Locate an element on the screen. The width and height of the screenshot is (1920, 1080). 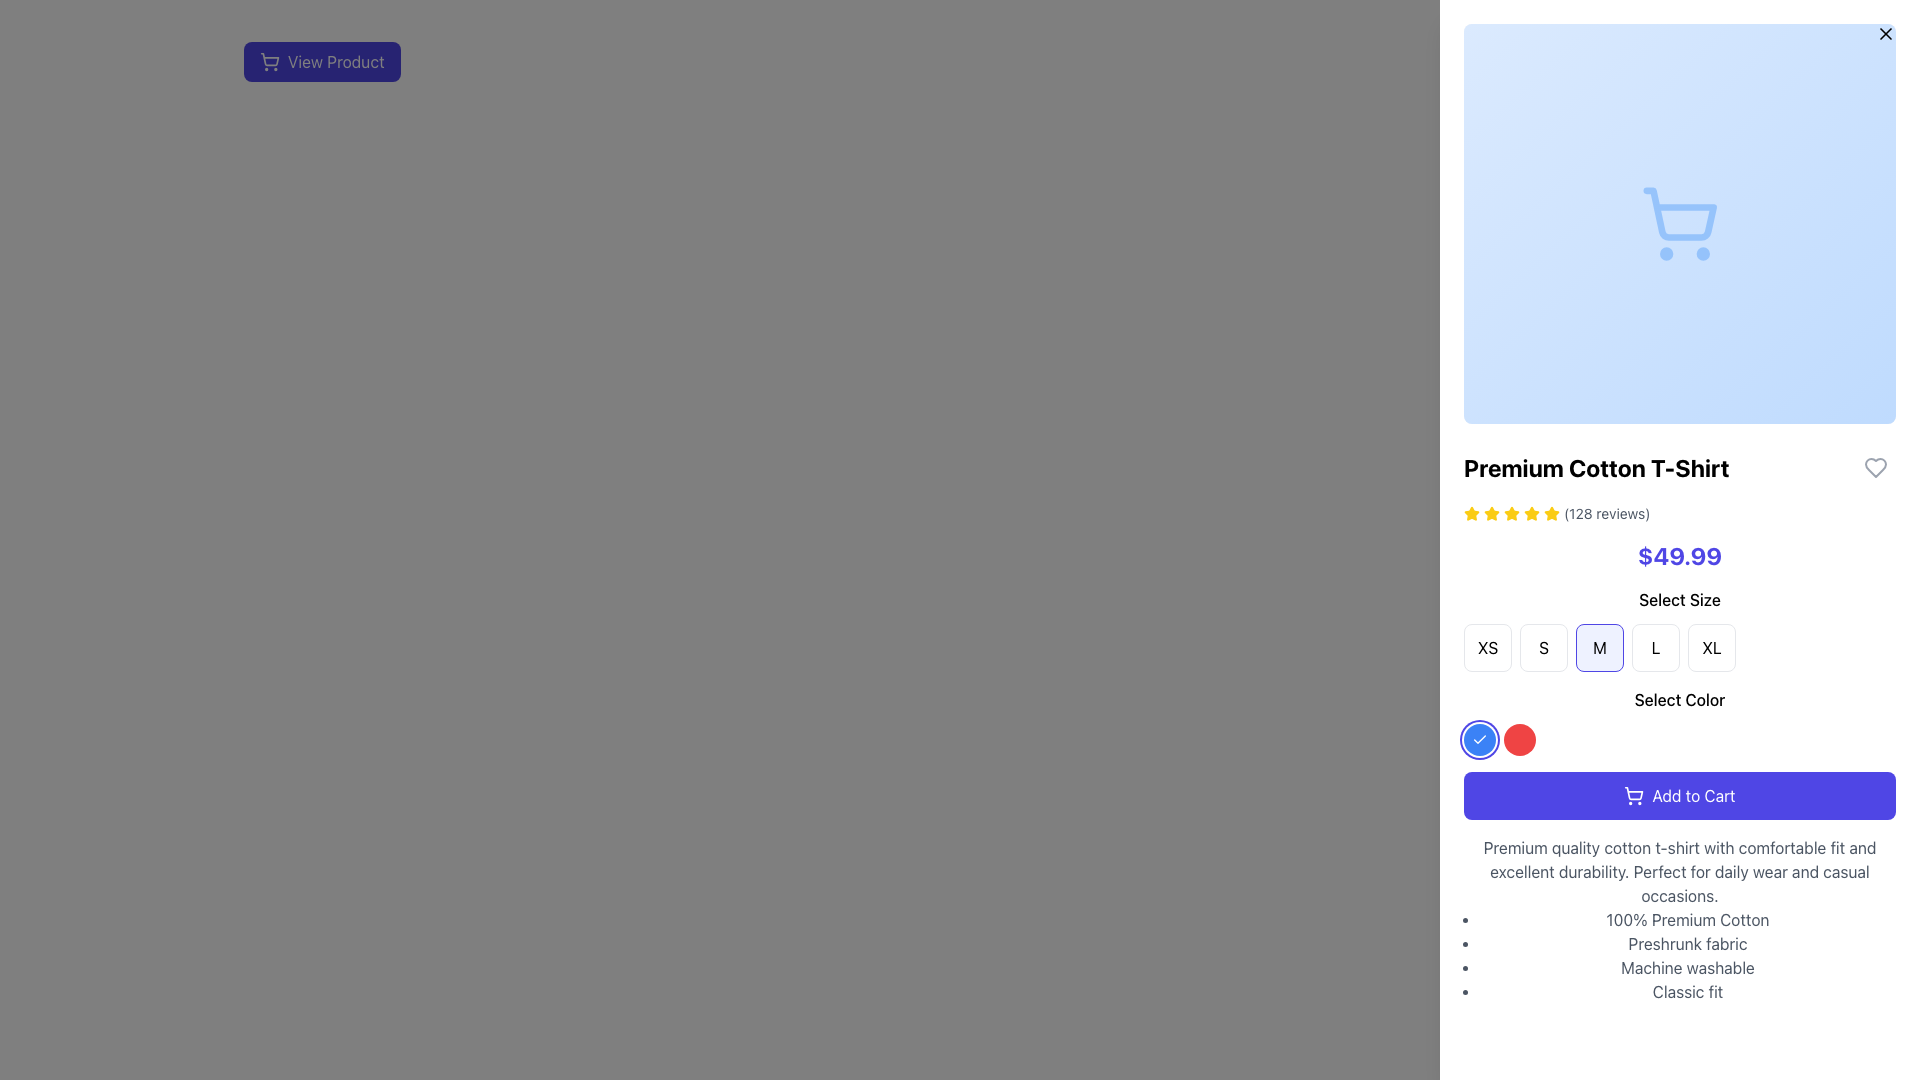
bulleted list of key features or specifications of the product located near the bottom section of the product information panel, immediately following the descriptive text is located at coordinates (1680, 955).